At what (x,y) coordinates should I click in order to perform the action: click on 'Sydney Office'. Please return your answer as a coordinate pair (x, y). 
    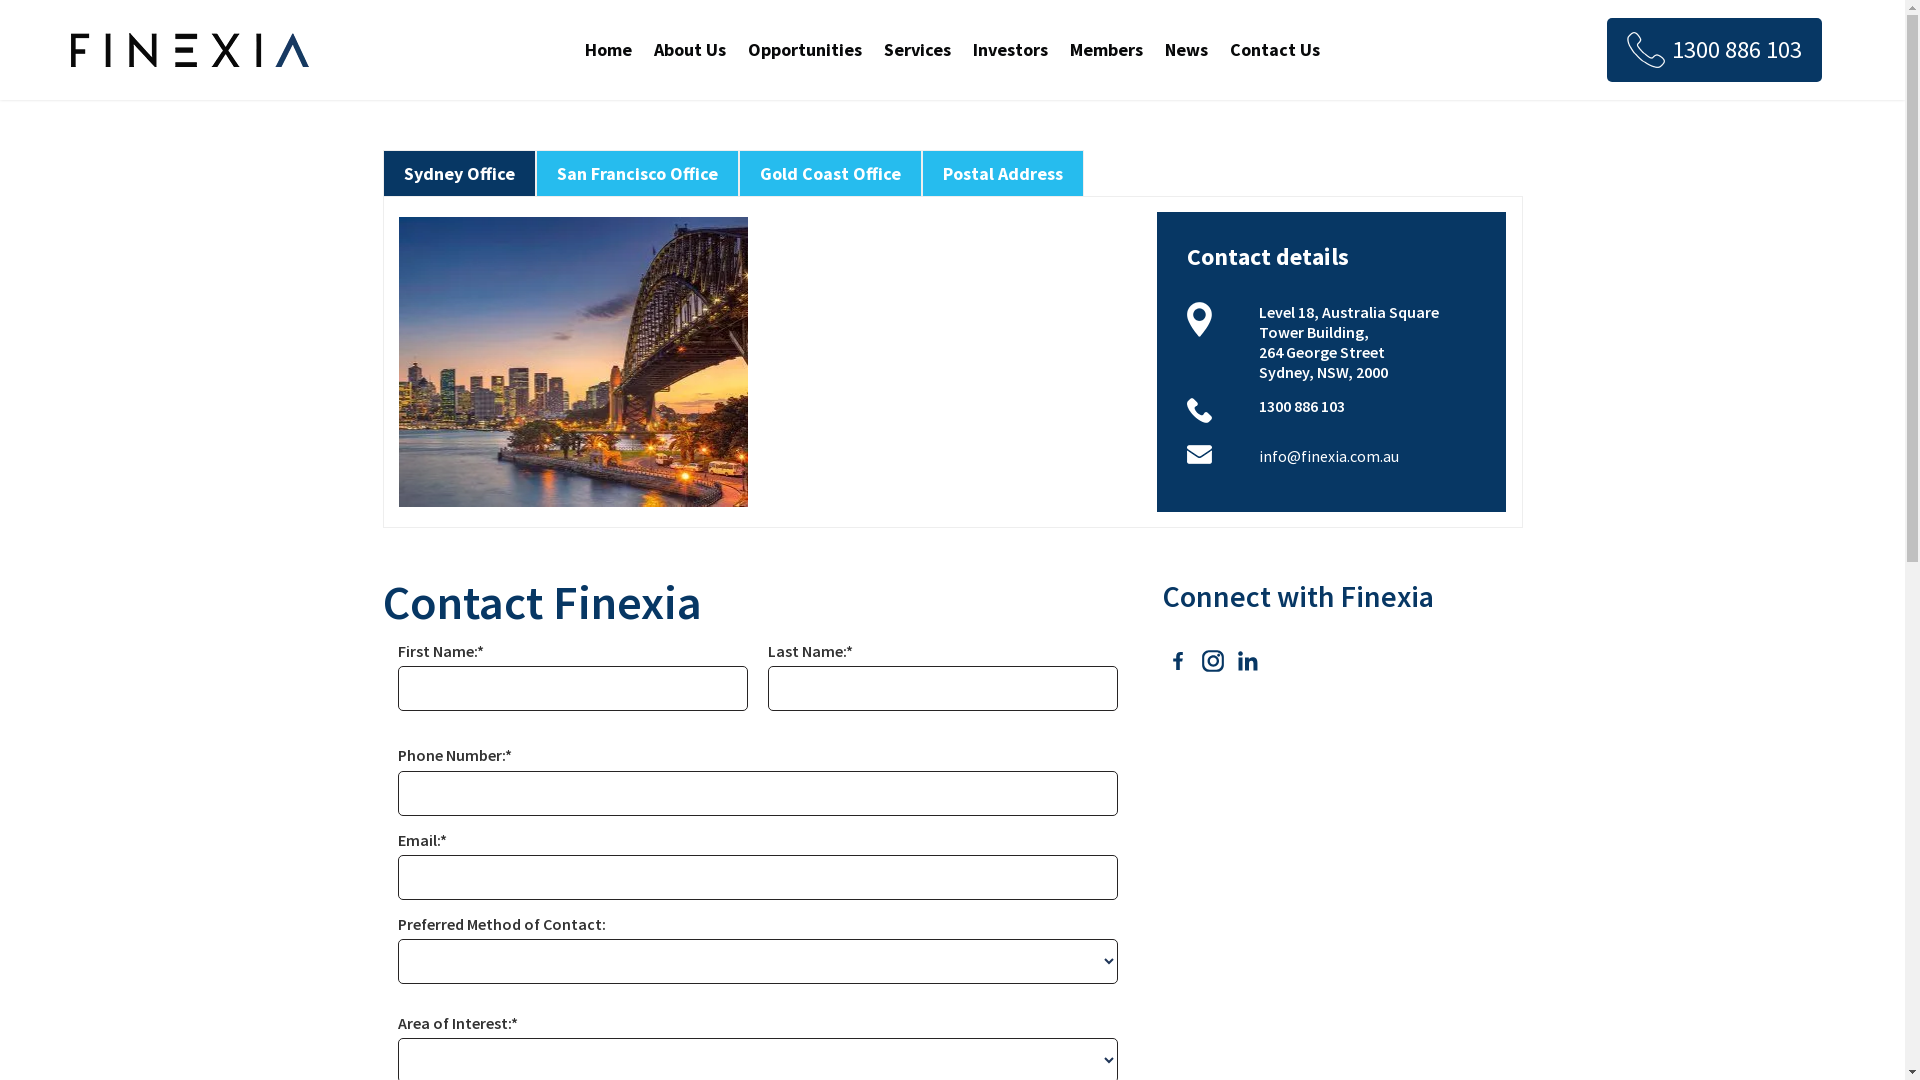
    Looking at the image, I should click on (458, 172).